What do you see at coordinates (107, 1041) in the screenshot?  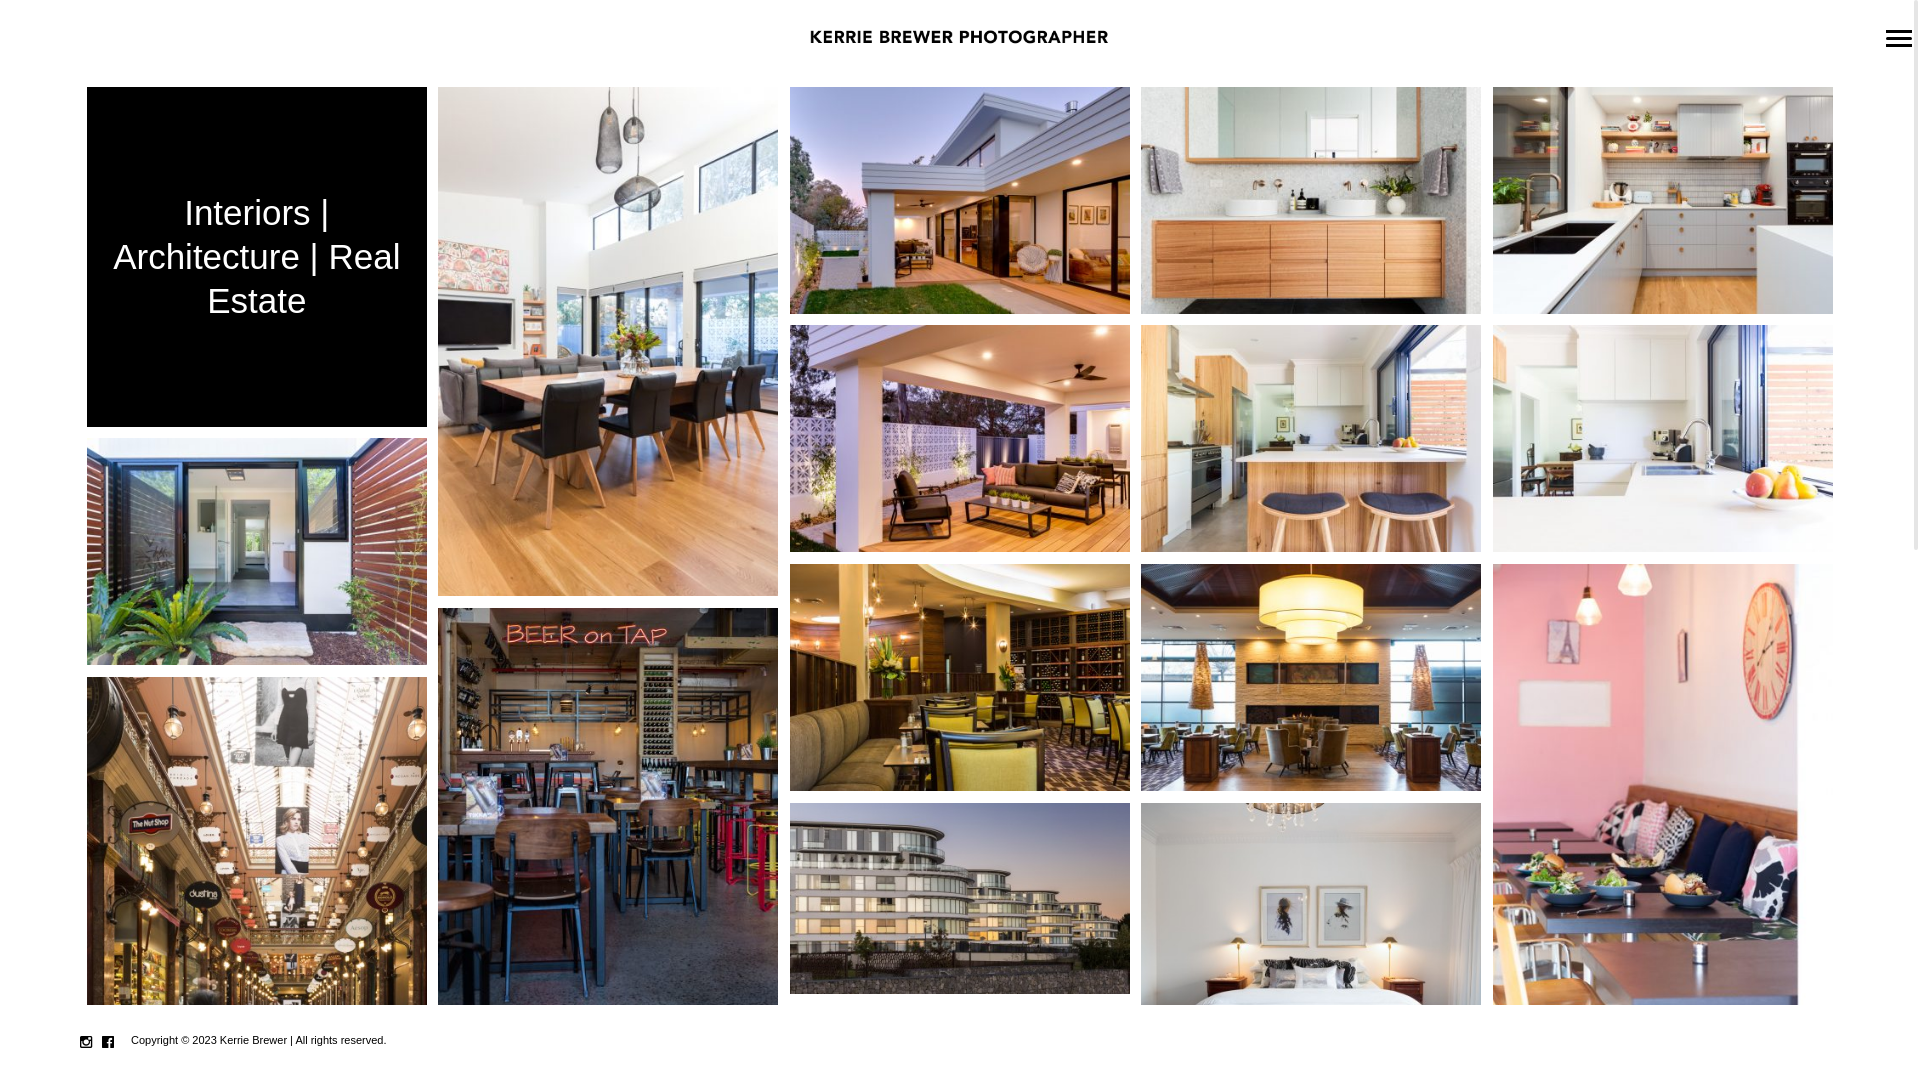 I see `'facebook'` at bounding box center [107, 1041].